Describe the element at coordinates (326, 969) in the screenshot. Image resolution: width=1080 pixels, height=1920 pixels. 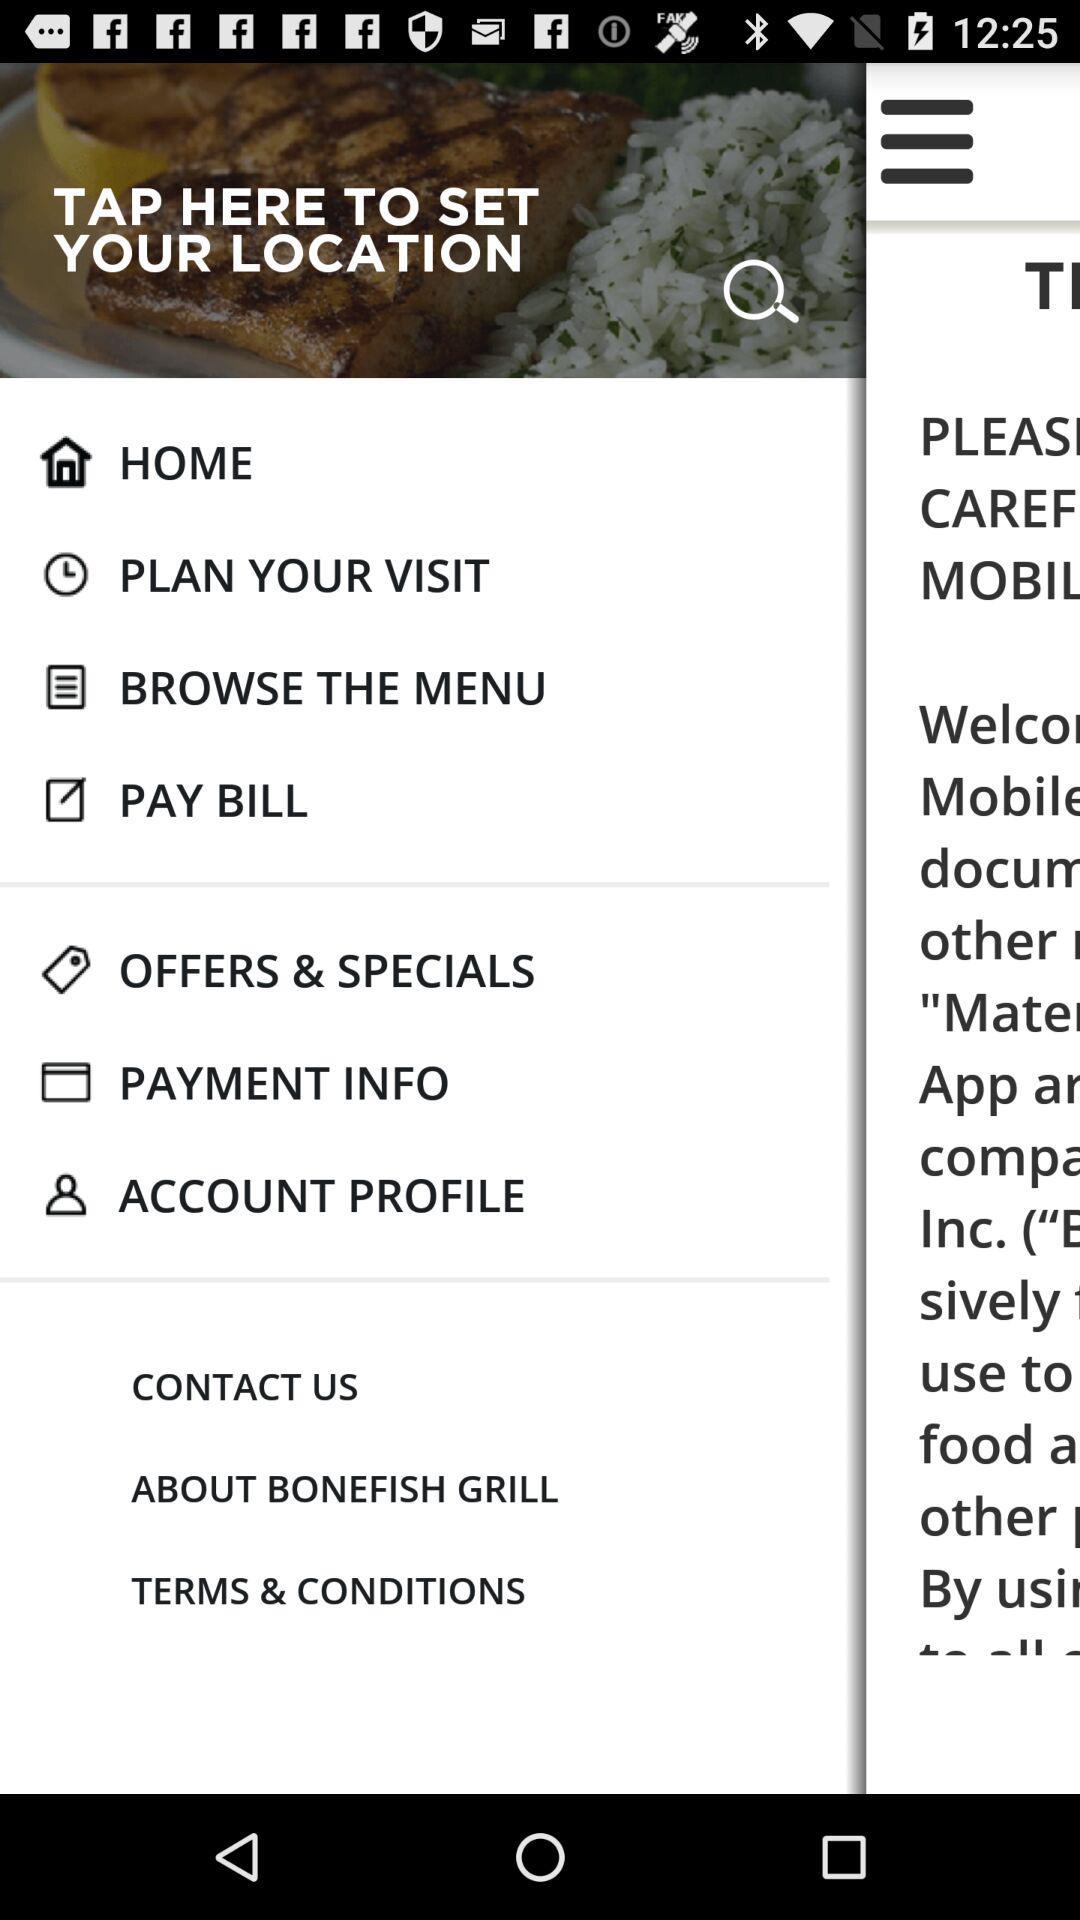
I see `app to the left of please read these item` at that location.